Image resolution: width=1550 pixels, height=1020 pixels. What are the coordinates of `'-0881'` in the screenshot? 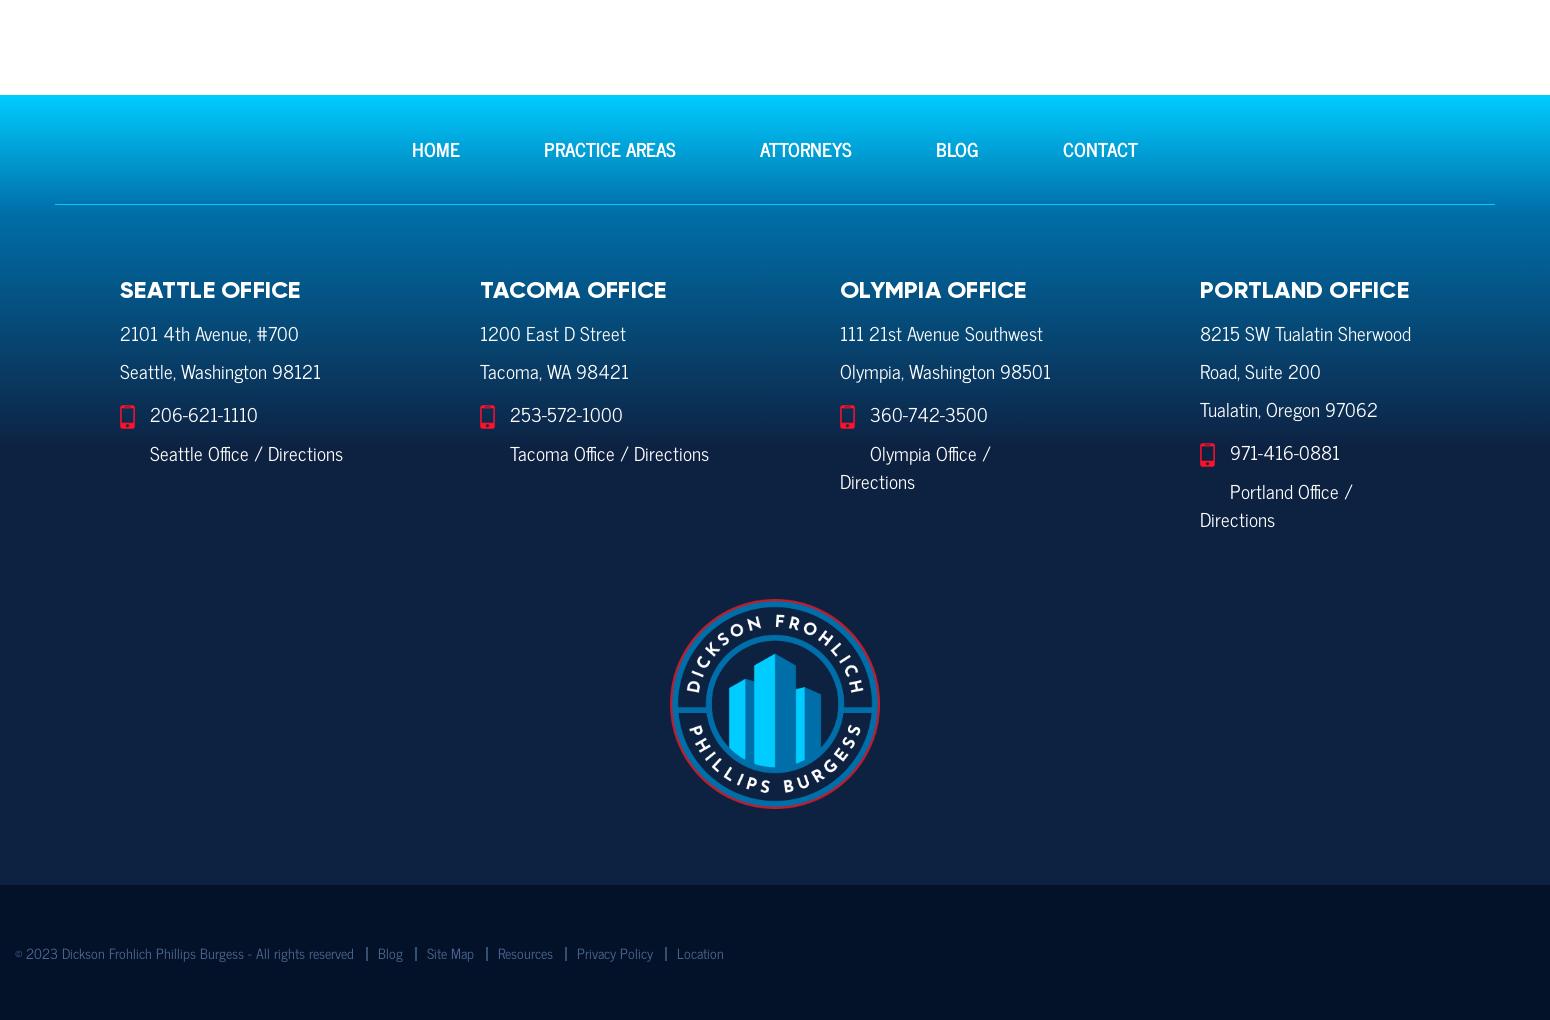 It's located at (1316, 449).